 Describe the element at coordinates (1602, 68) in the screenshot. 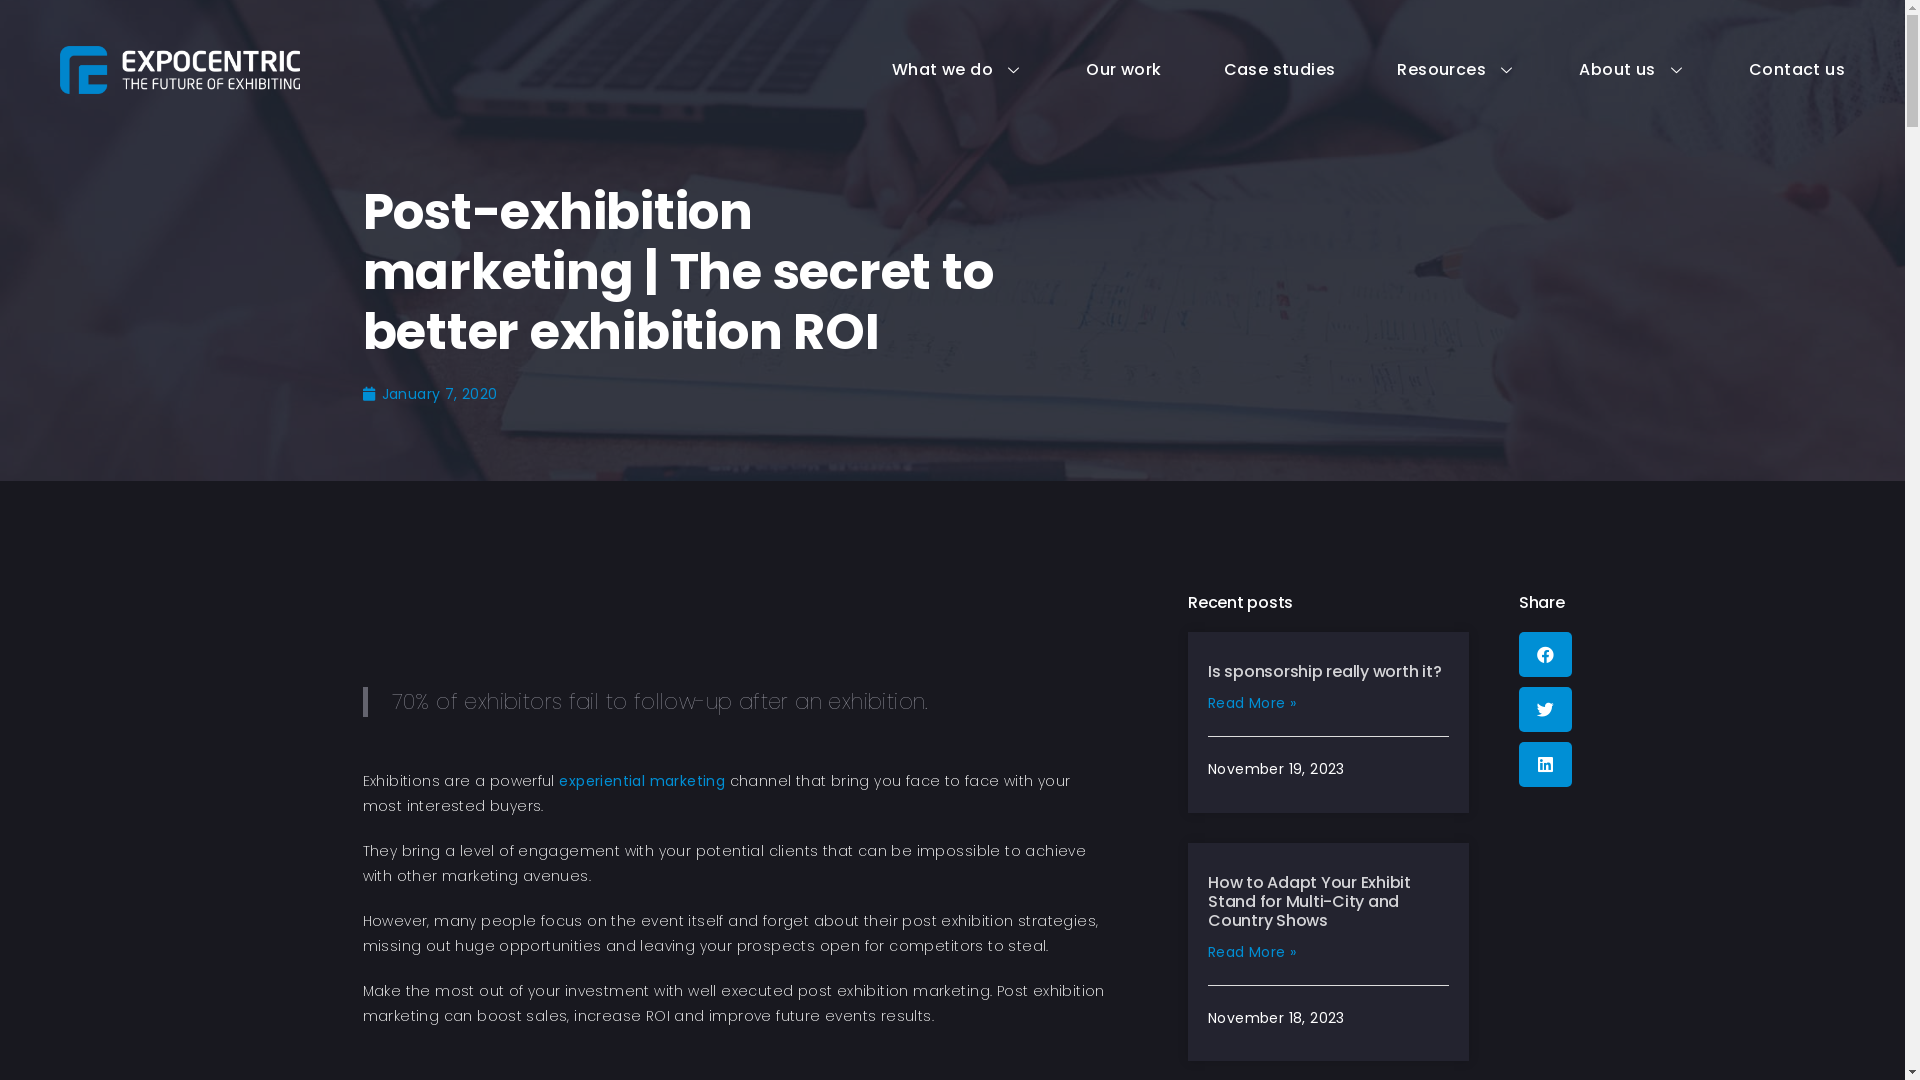

I see `'About us'` at that location.